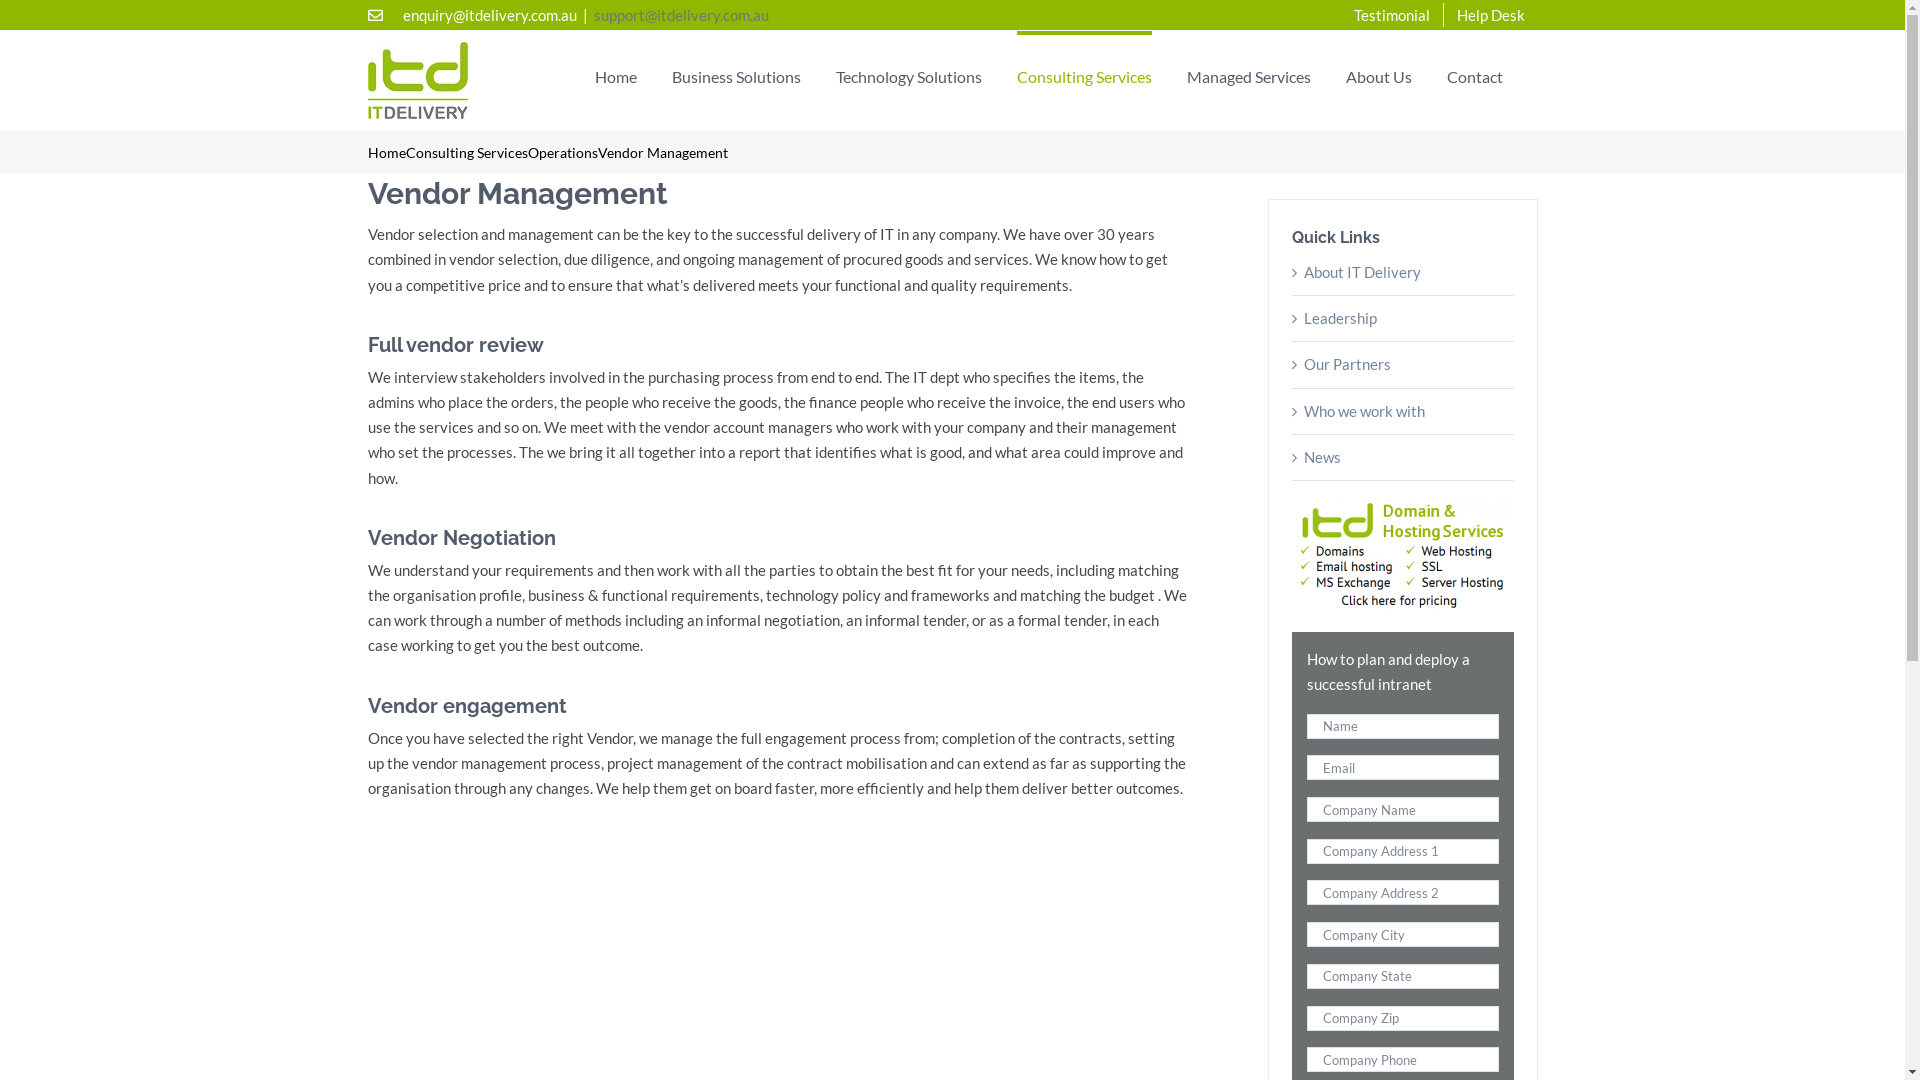  Describe the element at coordinates (735, 73) in the screenshot. I see `'Business Solutions'` at that location.